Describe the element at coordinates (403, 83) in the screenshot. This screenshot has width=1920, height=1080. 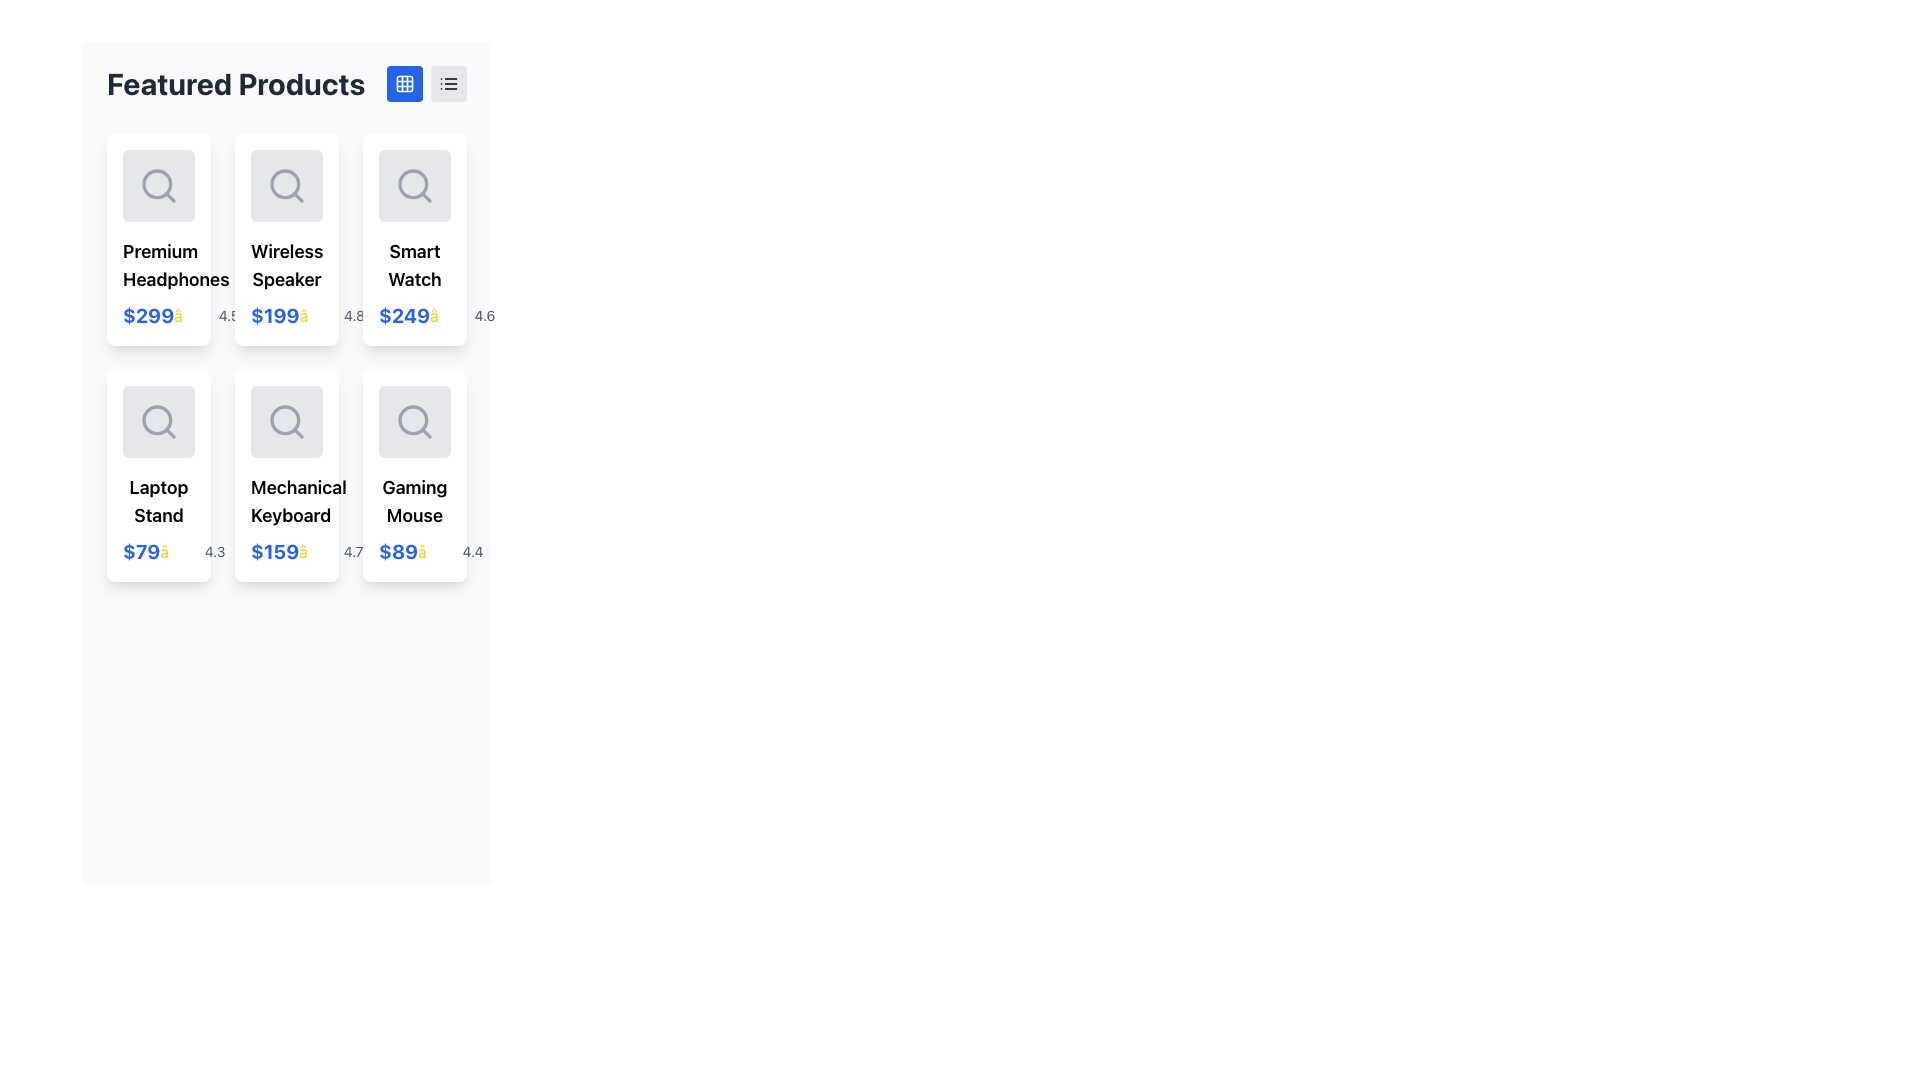
I see `the button located at the top-right of the 'Featured Products' section to switch to grid layout` at that location.